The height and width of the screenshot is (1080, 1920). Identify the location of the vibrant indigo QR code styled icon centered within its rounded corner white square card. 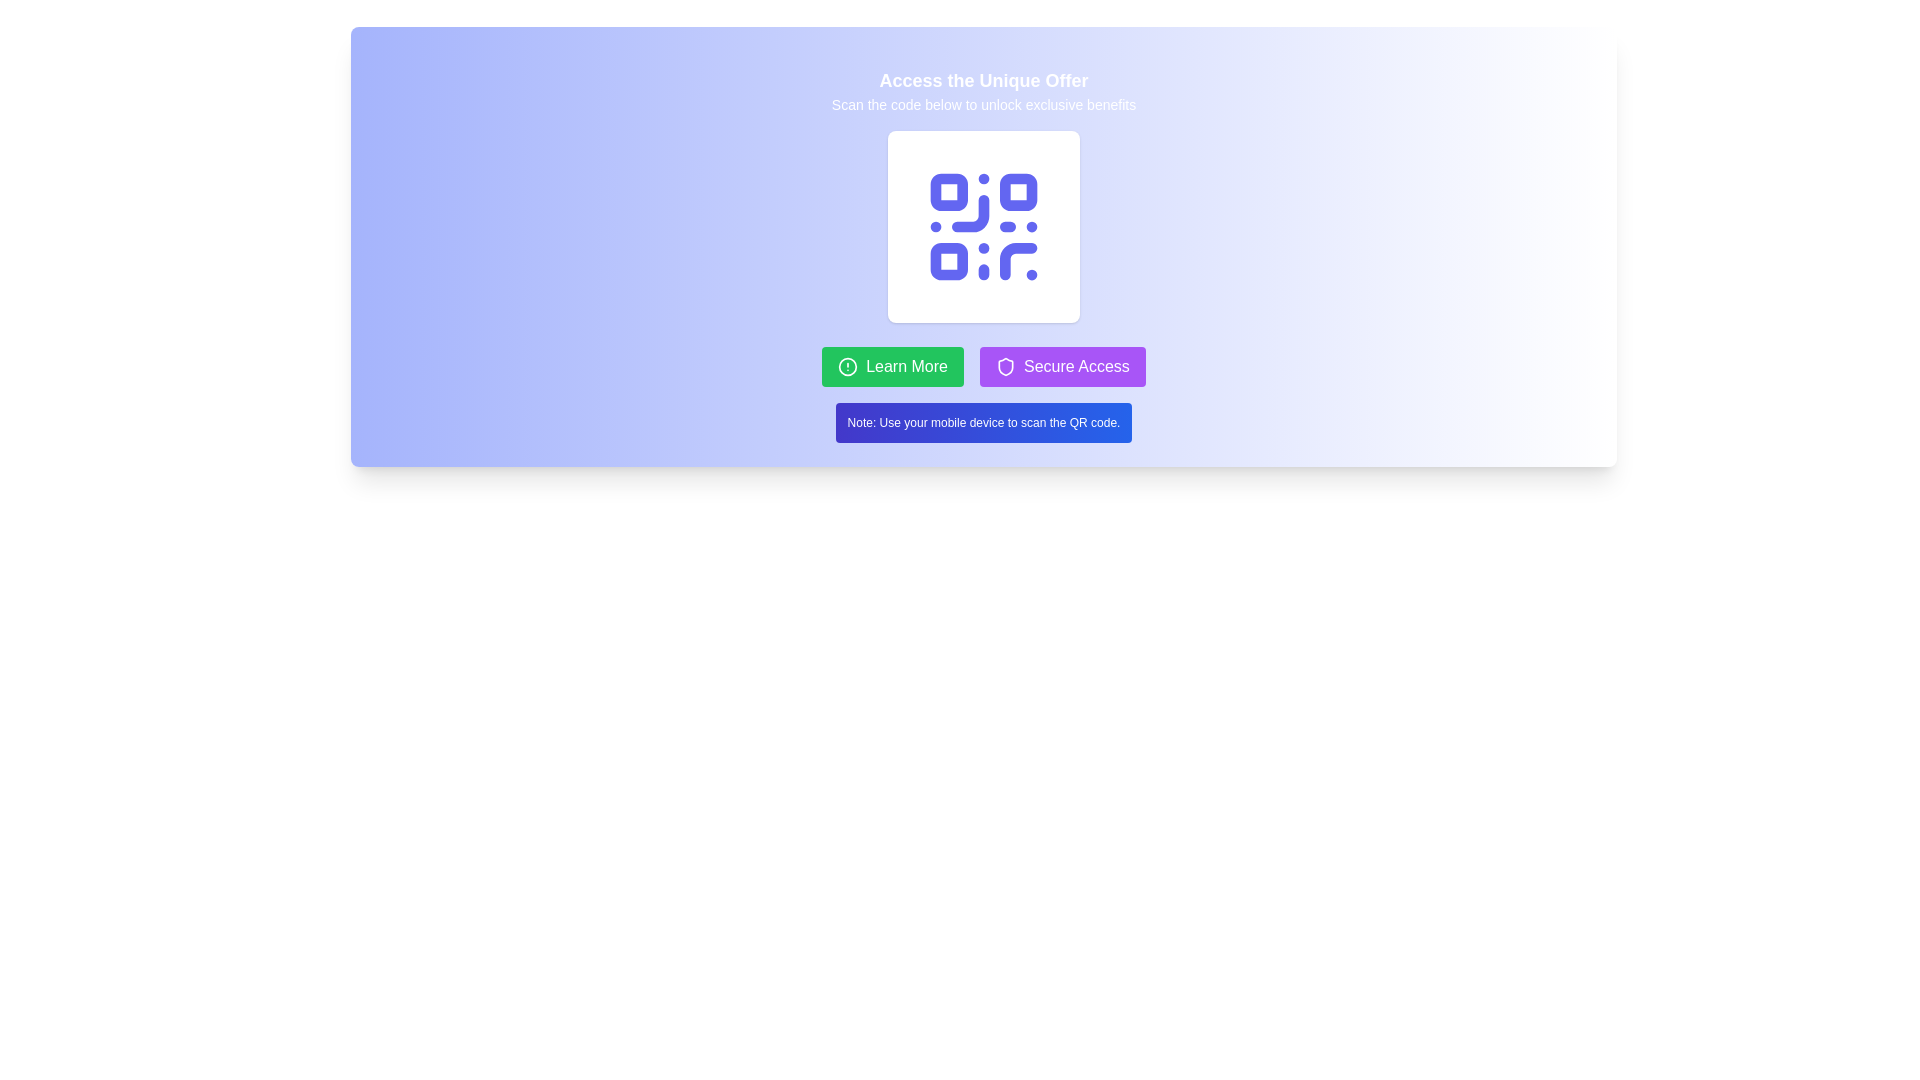
(983, 226).